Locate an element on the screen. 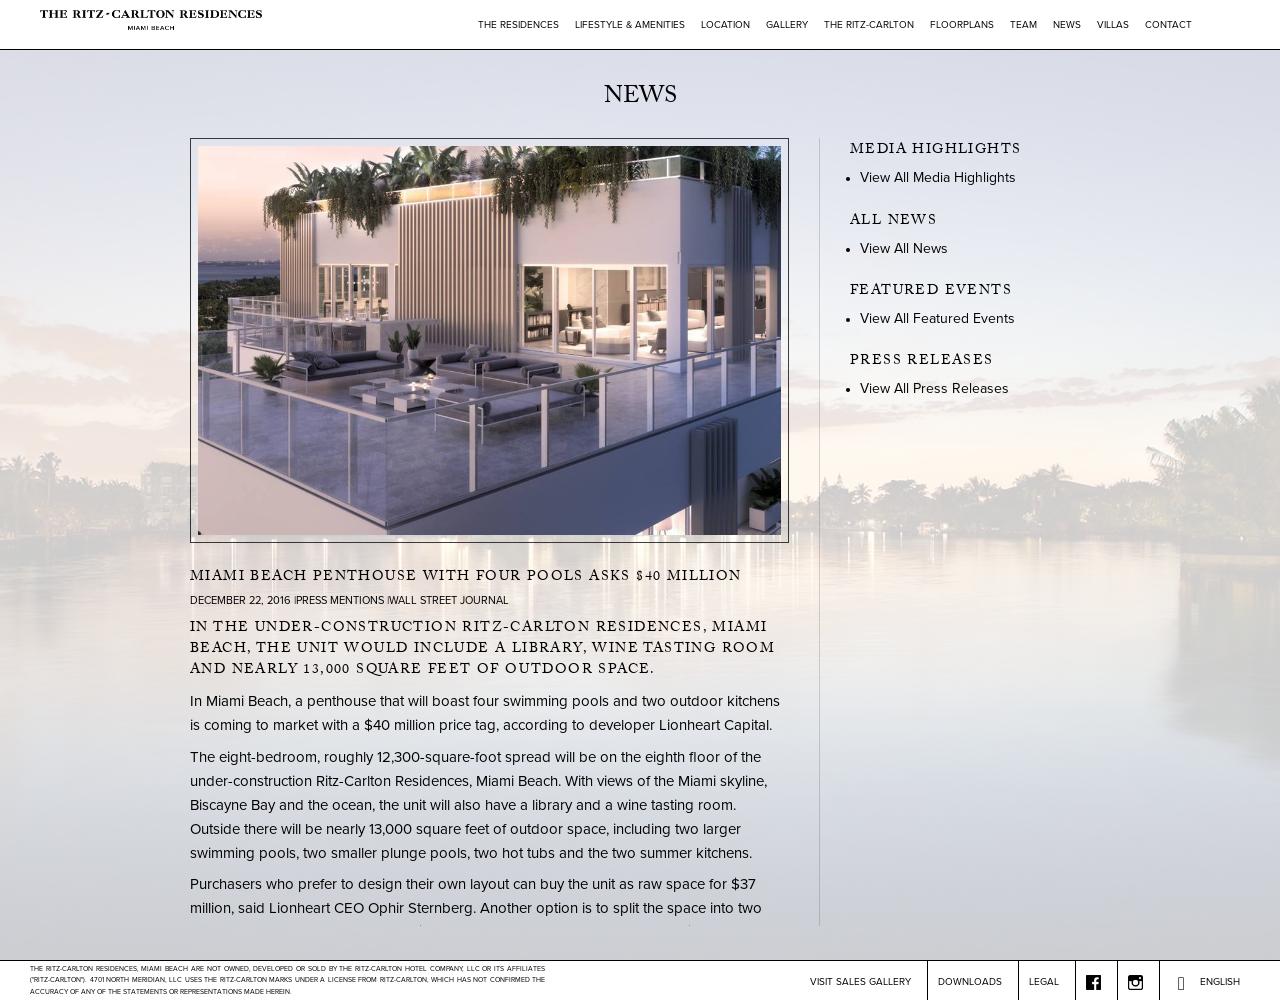  'Contact' is located at coordinates (1168, 25).